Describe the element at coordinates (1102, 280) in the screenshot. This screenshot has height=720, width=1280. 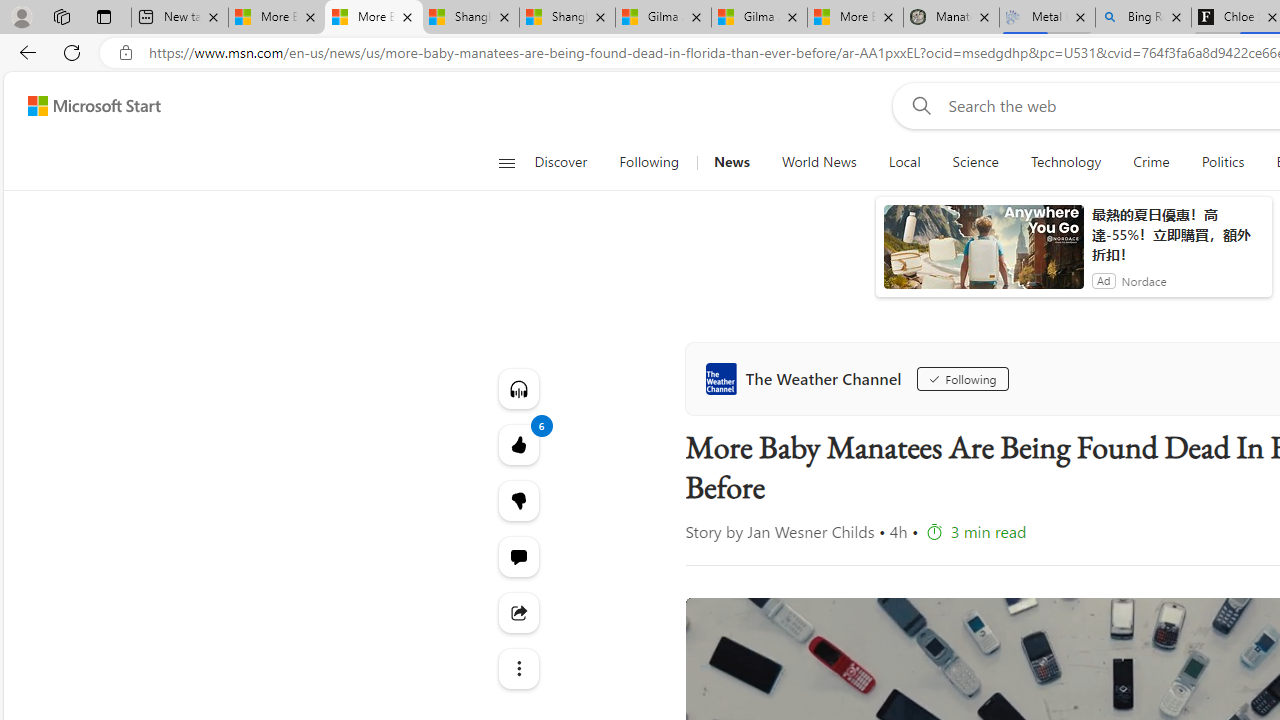
I see `'Ad'` at that location.